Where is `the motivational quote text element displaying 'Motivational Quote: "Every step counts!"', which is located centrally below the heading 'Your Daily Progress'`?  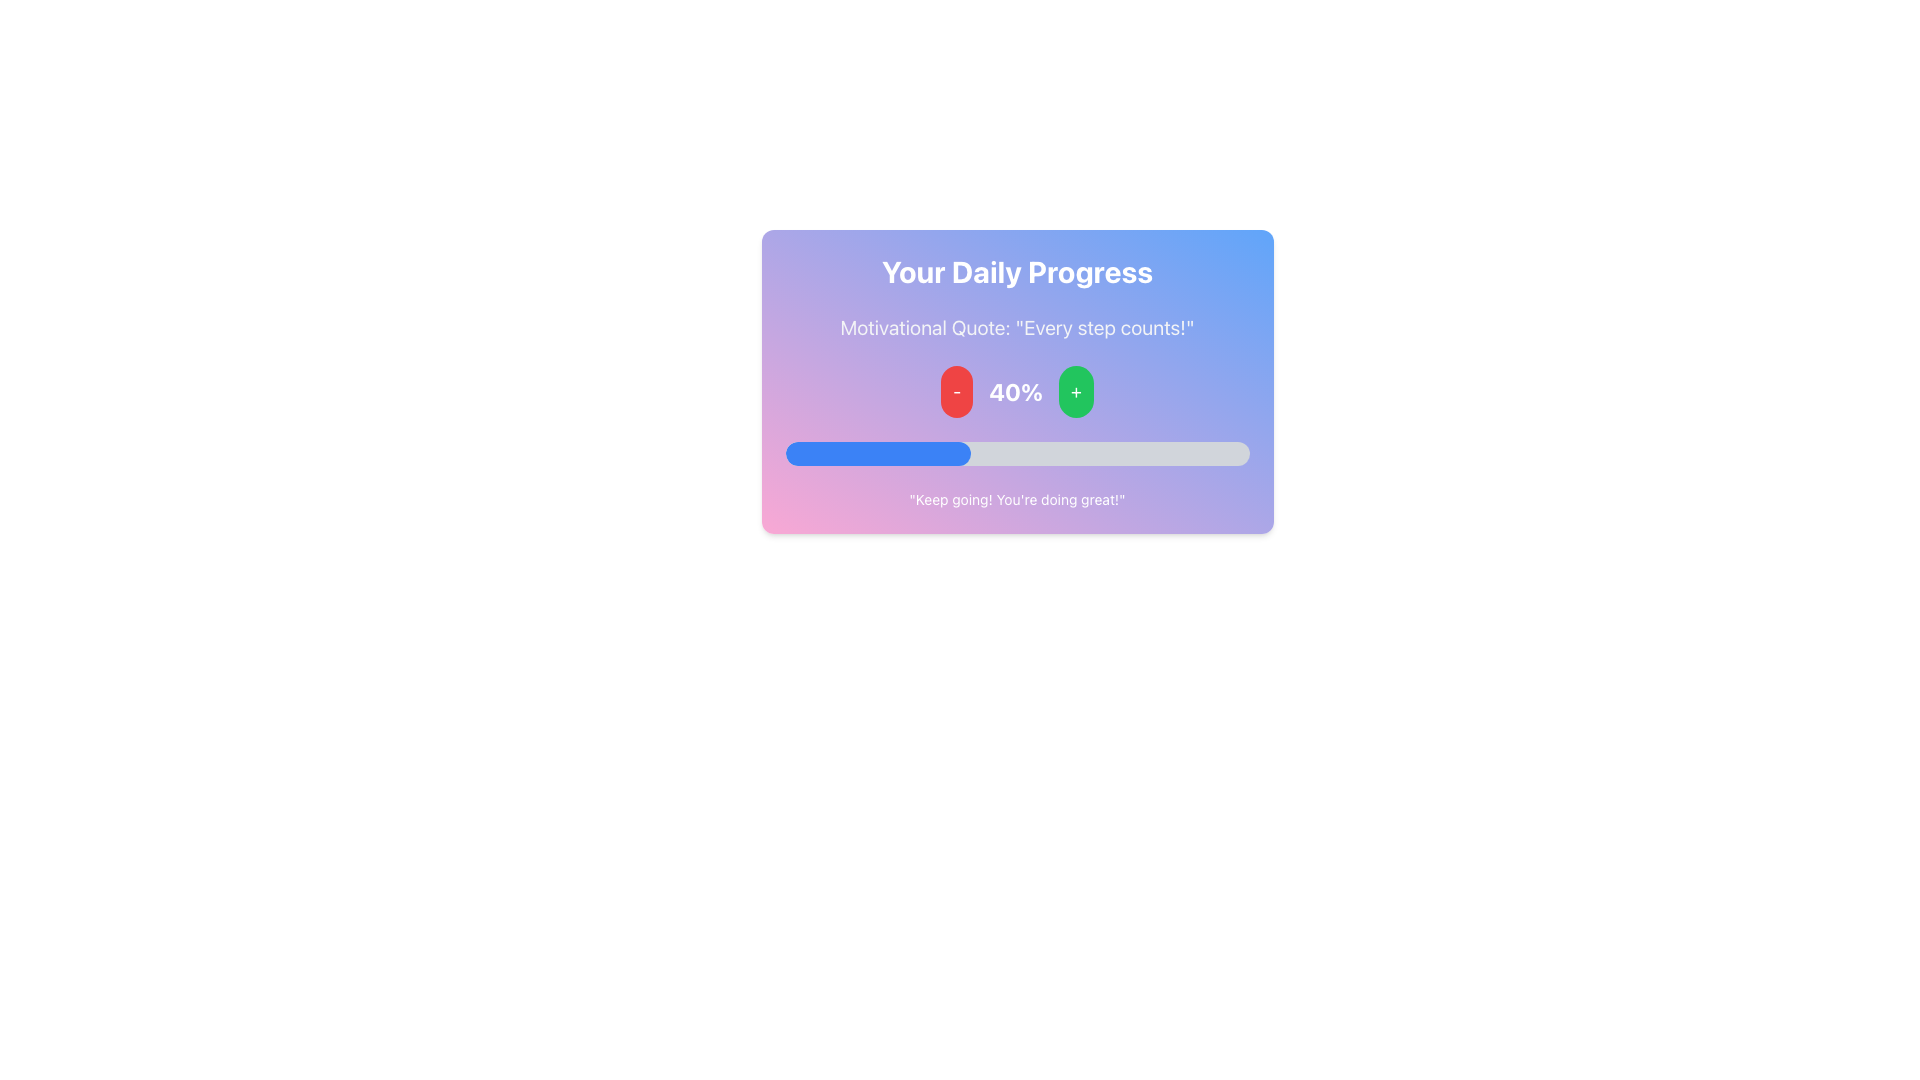 the motivational quote text element displaying 'Motivational Quote: "Every step counts!"', which is located centrally below the heading 'Your Daily Progress' is located at coordinates (1017, 326).